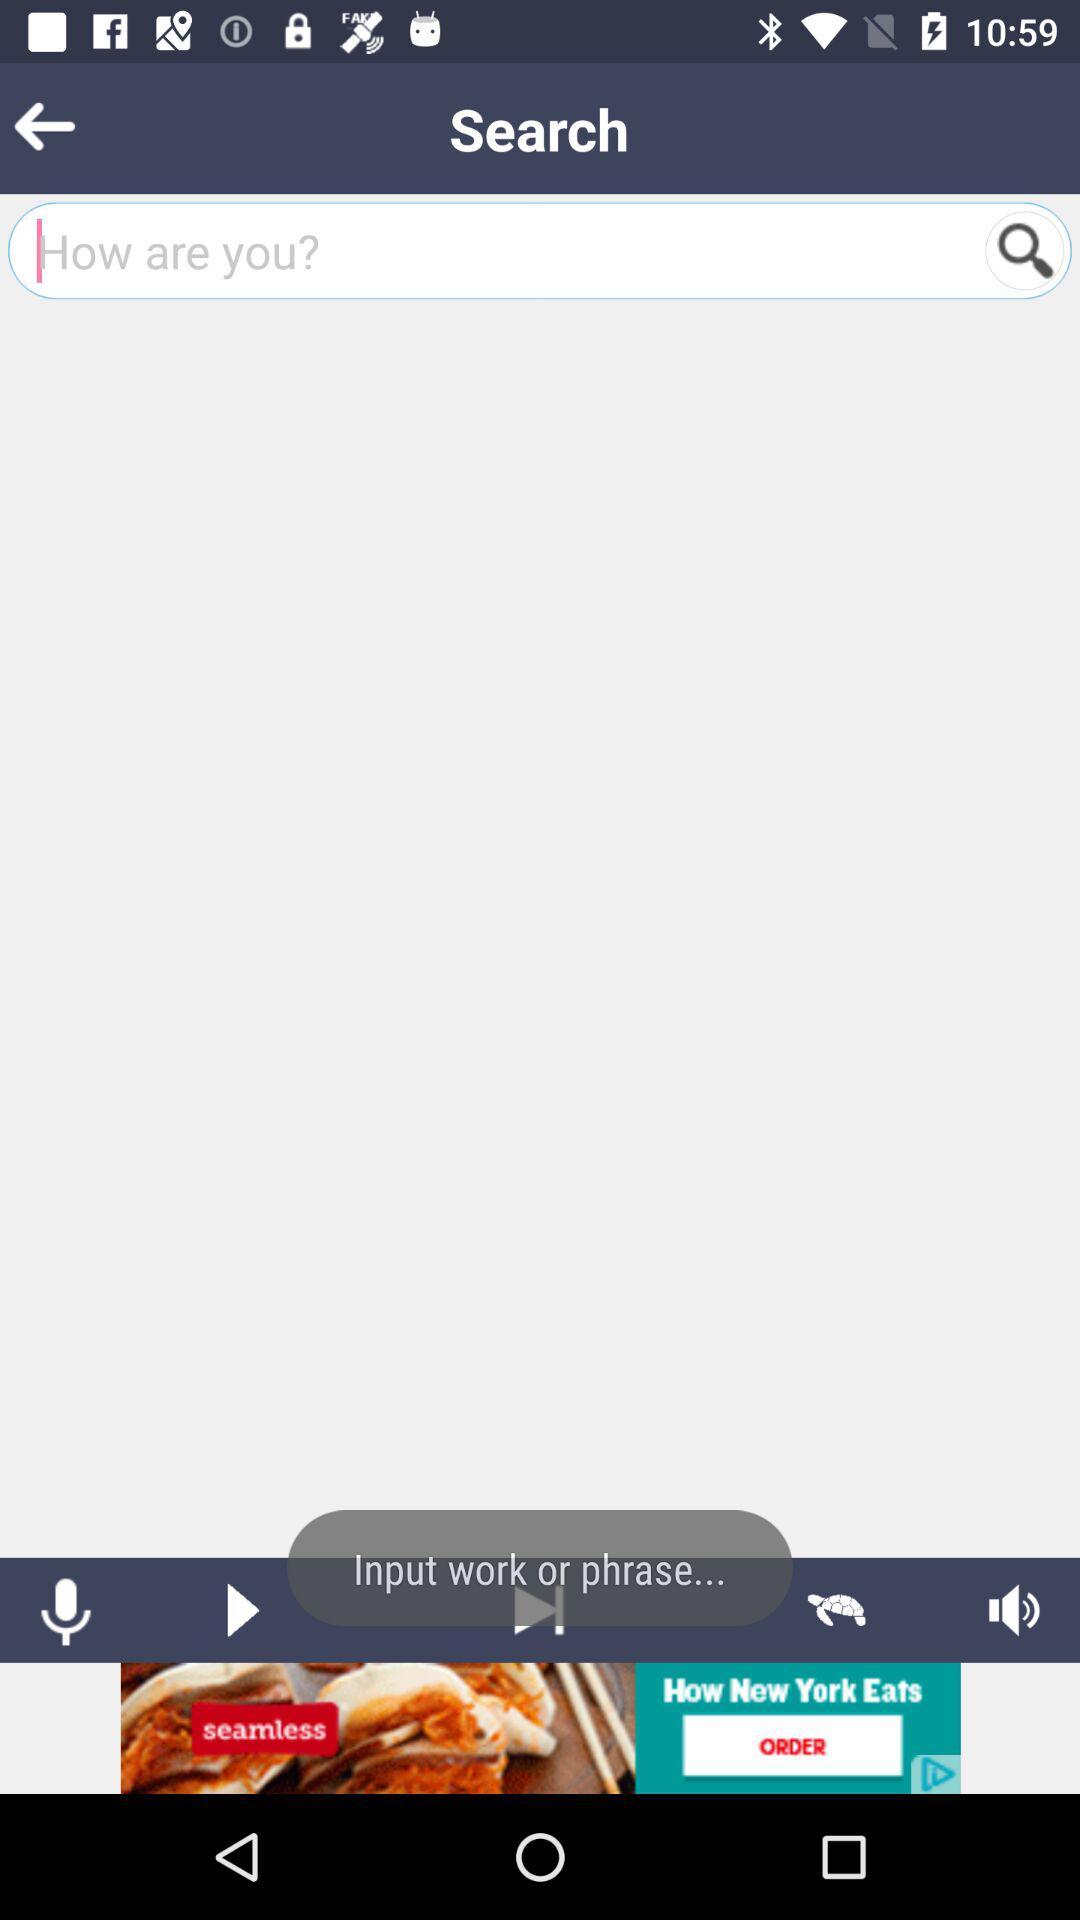  I want to click on to end, so click(538, 1610).